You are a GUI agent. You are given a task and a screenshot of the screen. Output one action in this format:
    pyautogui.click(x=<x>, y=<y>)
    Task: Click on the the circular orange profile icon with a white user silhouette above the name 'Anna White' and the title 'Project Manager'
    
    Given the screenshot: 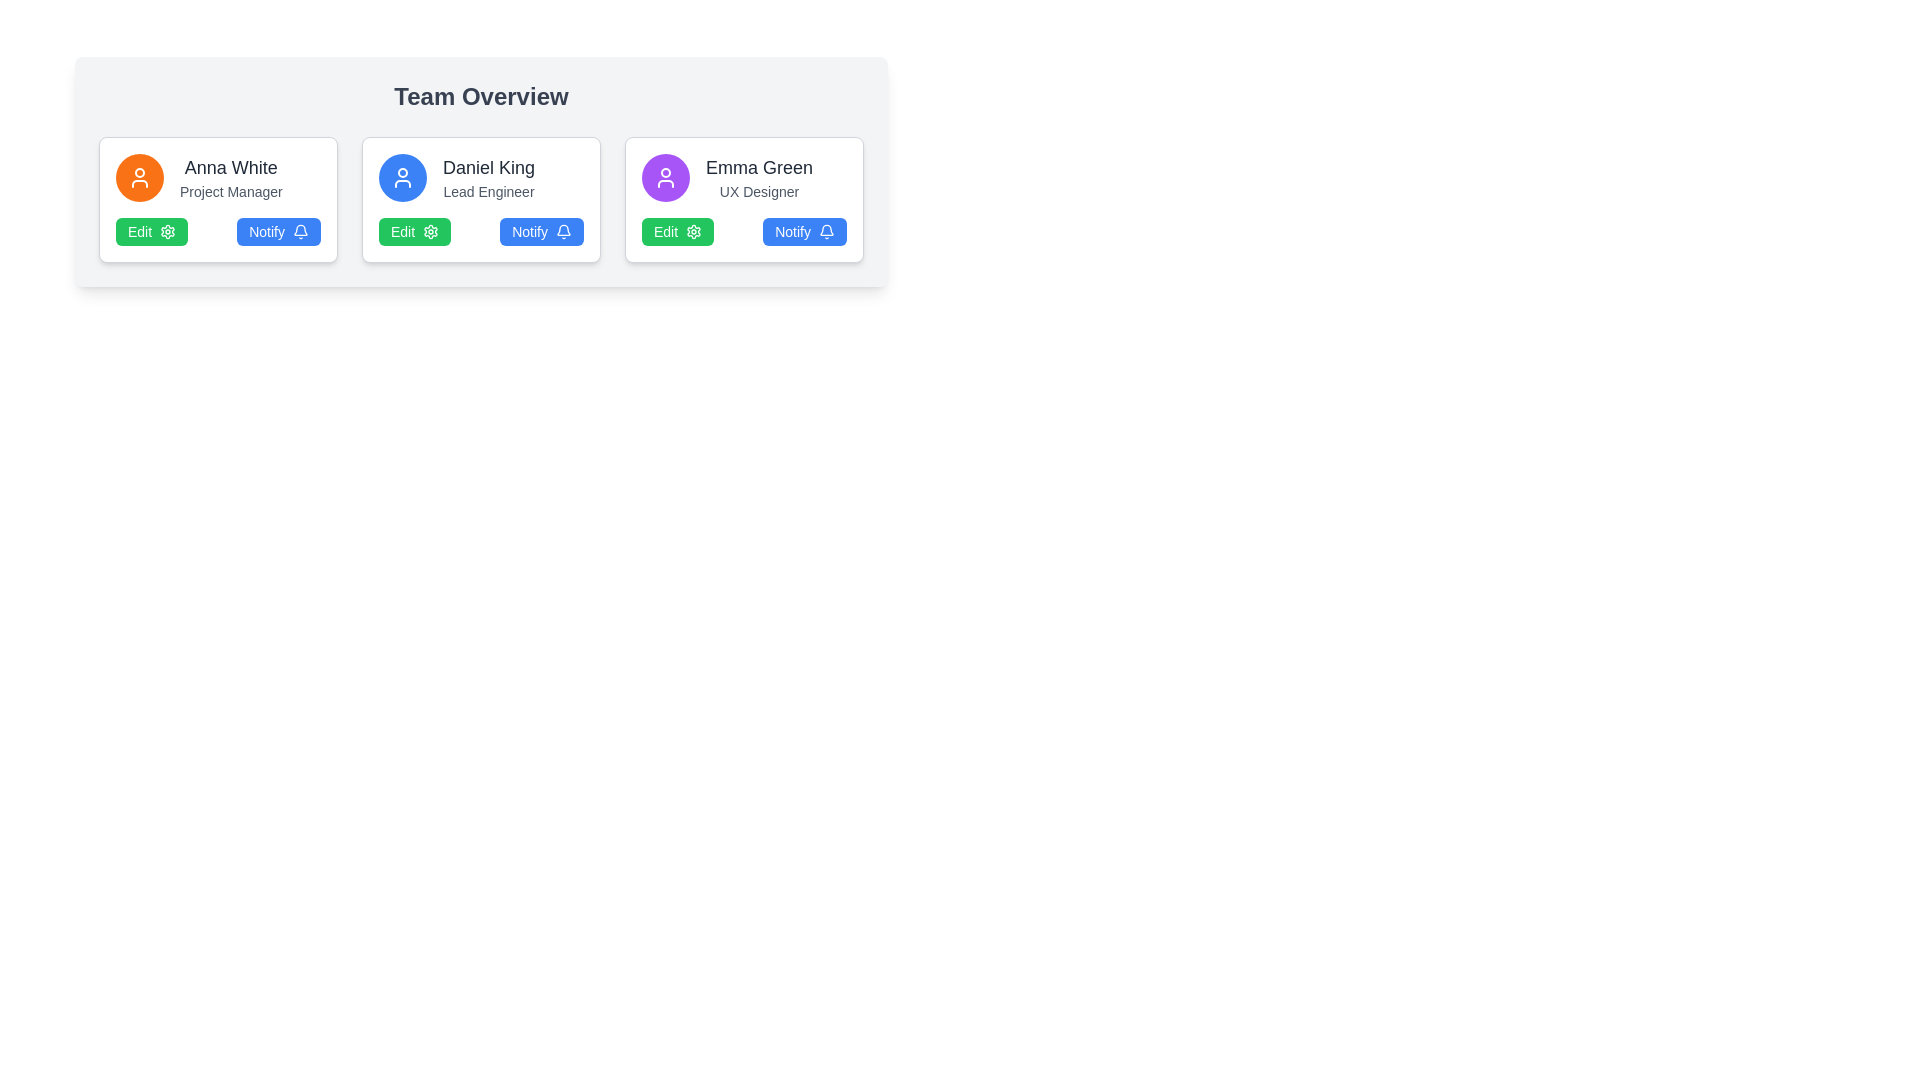 What is the action you would take?
    pyautogui.click(x=138, y=176)
    